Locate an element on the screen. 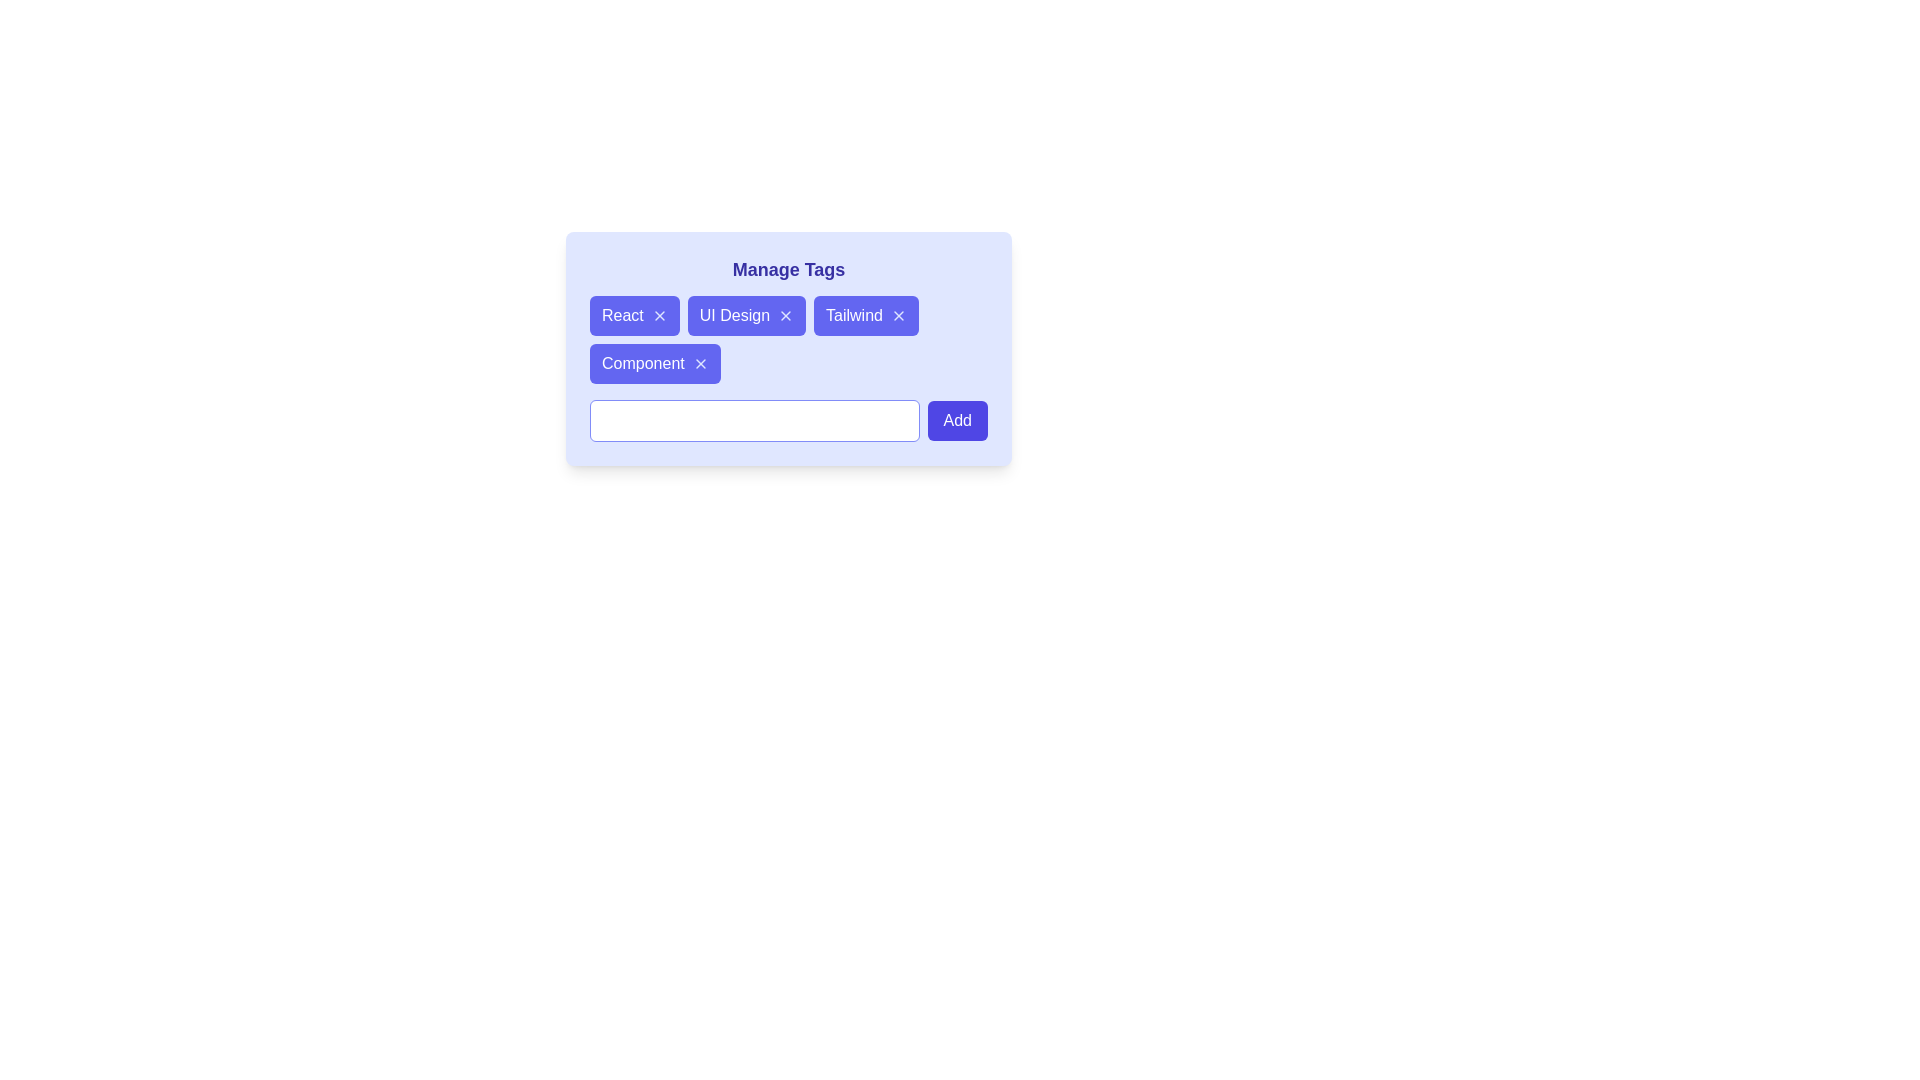 This screenshot has height=1080, width=1920. the close button of the tag labeled UI Design to remove it is located at coordinates (785, 315).